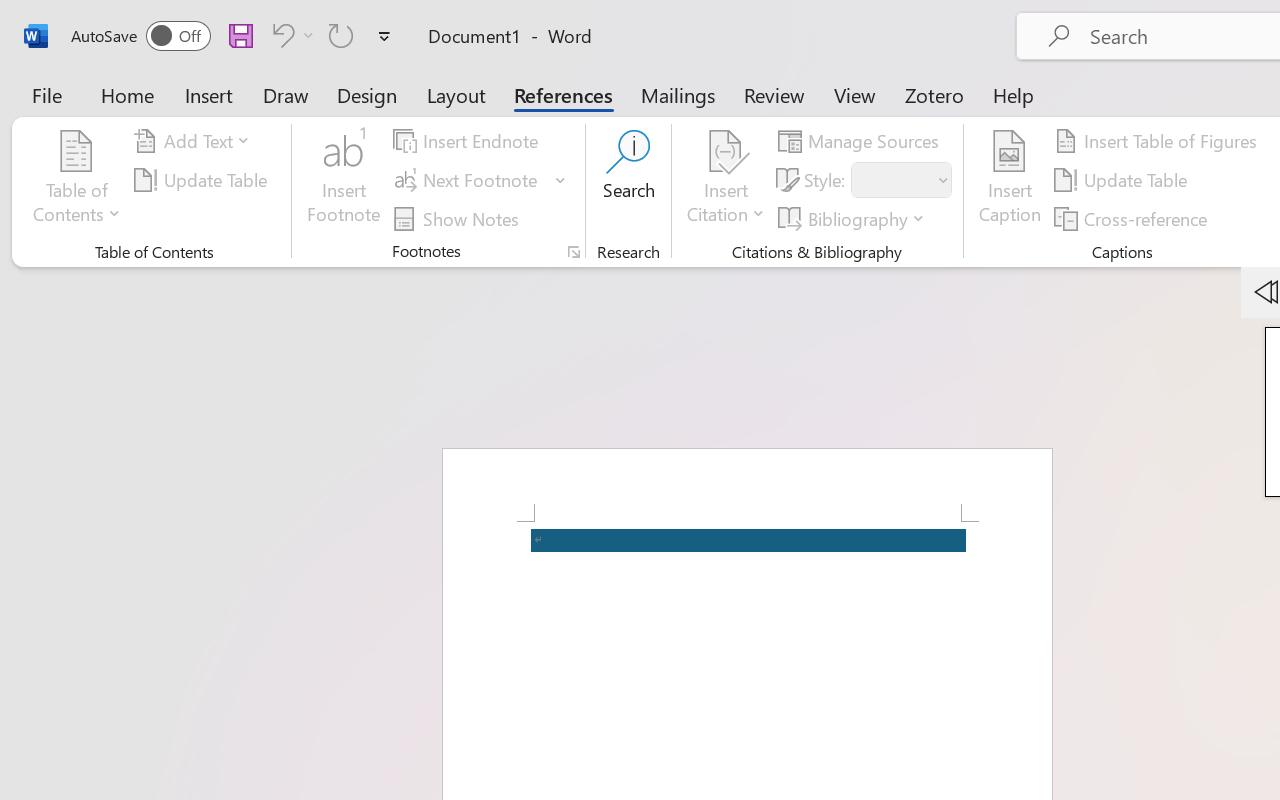 The width and height of the screenshot is (1280, 800). What do you see at coordinates (279, 34) in the screenshot?
I see `'Undo Apply Quick Style Set'` at bounding box center [279, 34].